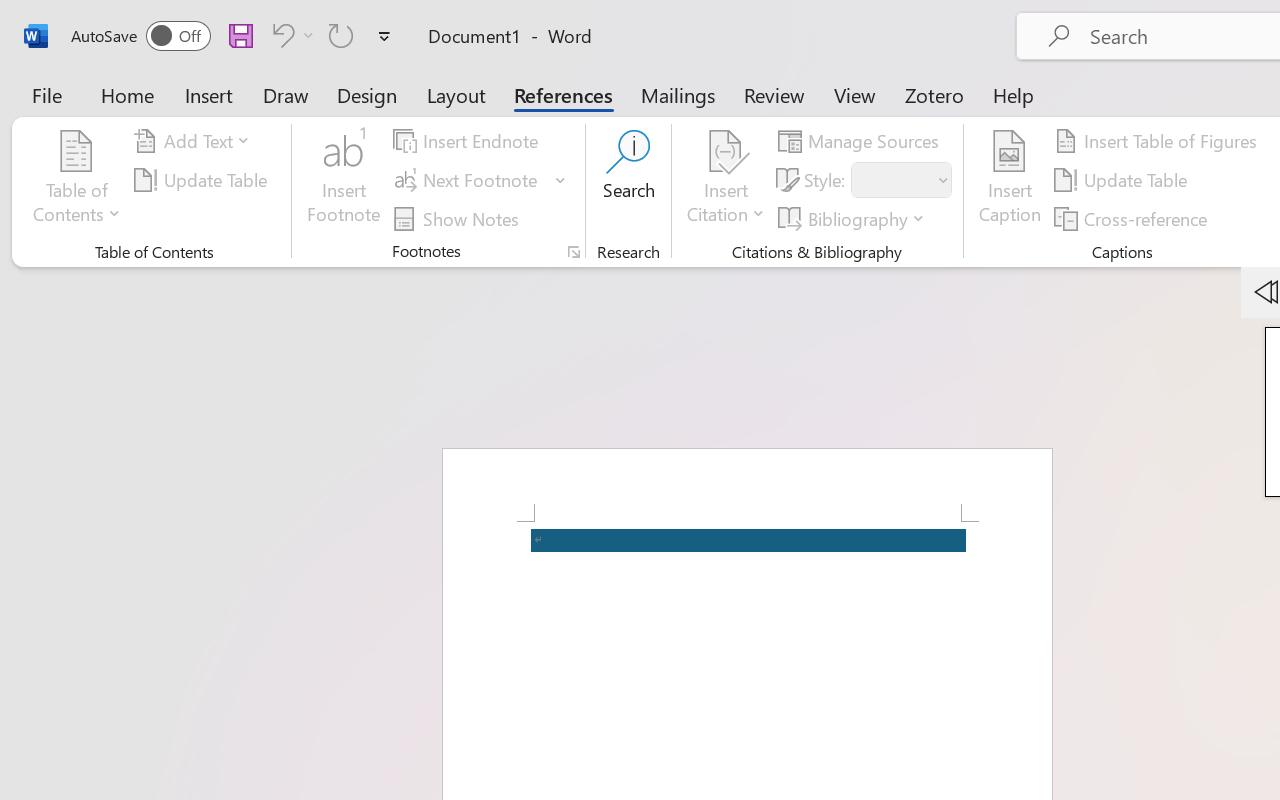 The width and height of the screenshot is (1280, 800). What do you see at coordinates (279, 34) in the screenshot?
I see `'Undo Apply Quick Style Set'` at bounding box center [279, 34].